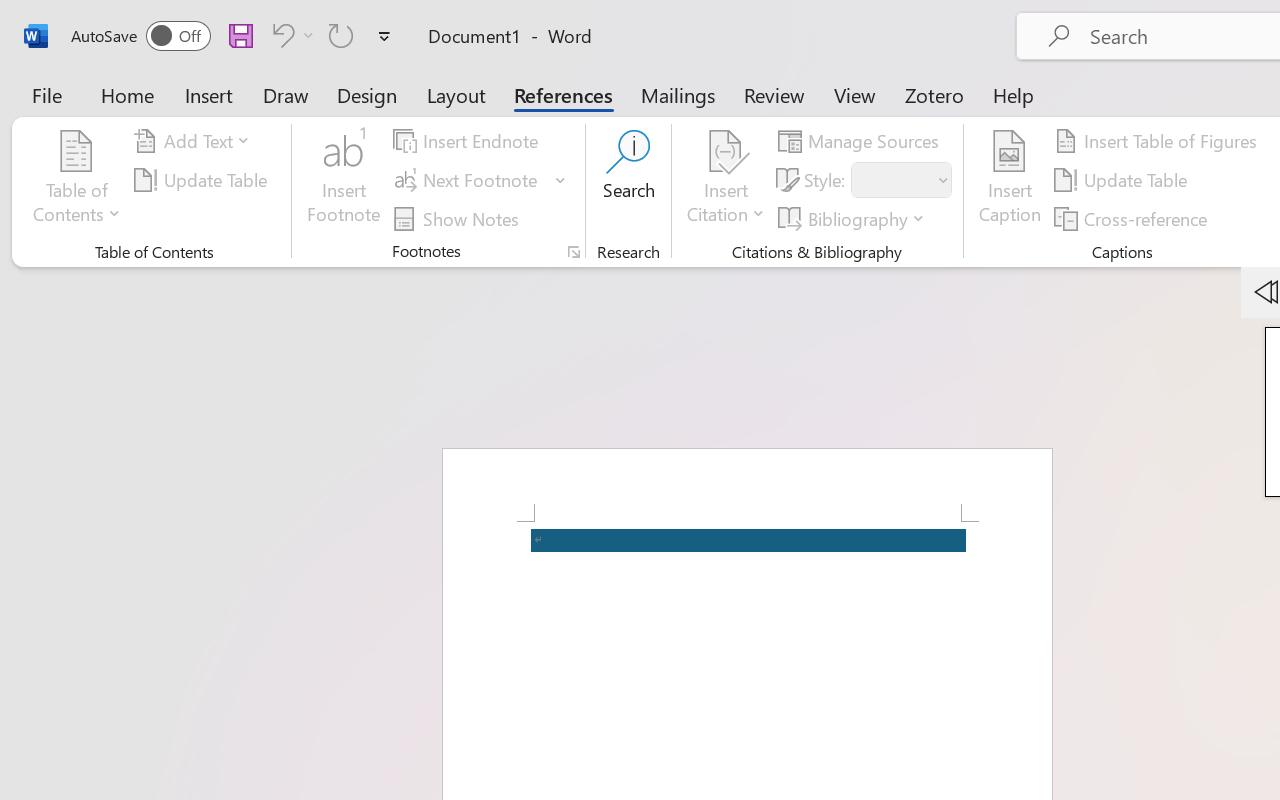 The width and height of the screenshot is (1280, 800). What do you see at coordinates (279, 34) in the screenshot?
I see `'Undo Apply Quick Style Set'` at bounding box center [279, 34].